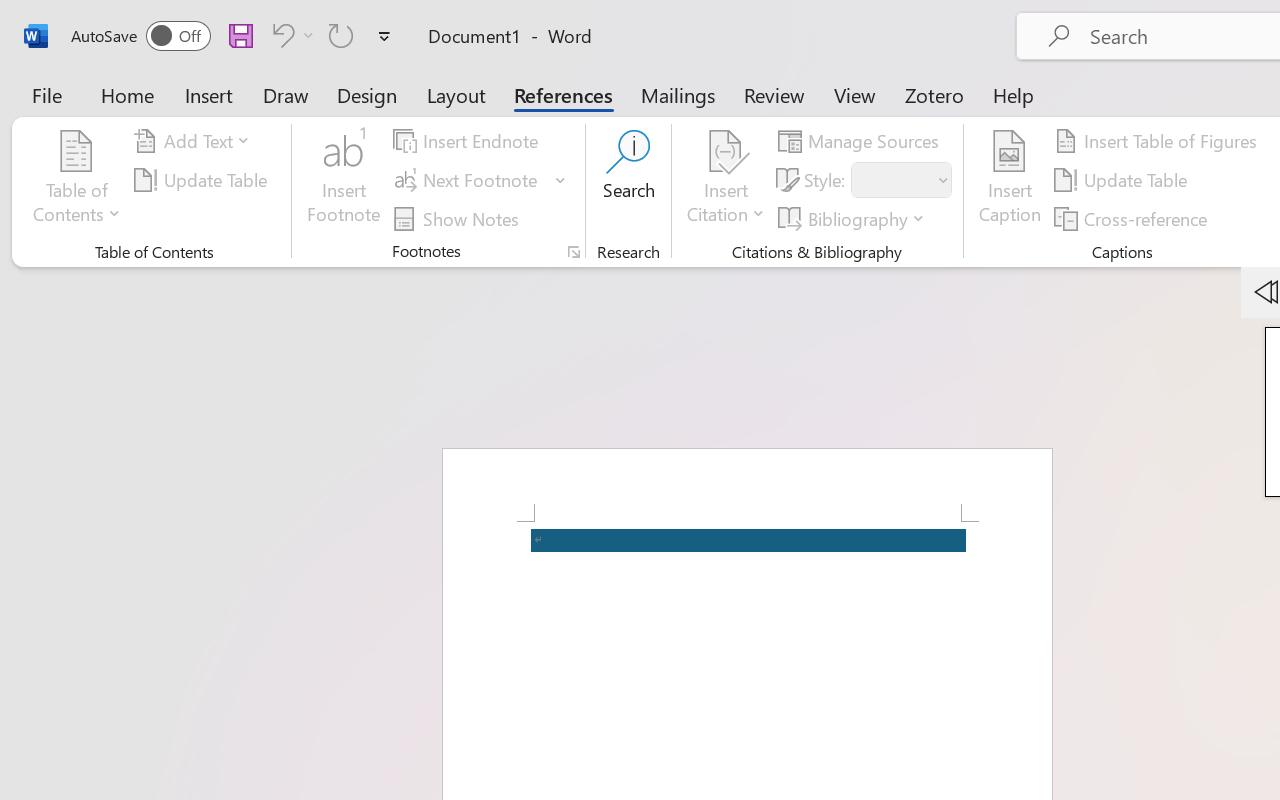 The width and height of the screenshot is (1280, 800). What do you see at coordinates (279, 34) in the screenshot?
I see `'Undo Apply Quick Style Set'` at bounding box center [279, 34].